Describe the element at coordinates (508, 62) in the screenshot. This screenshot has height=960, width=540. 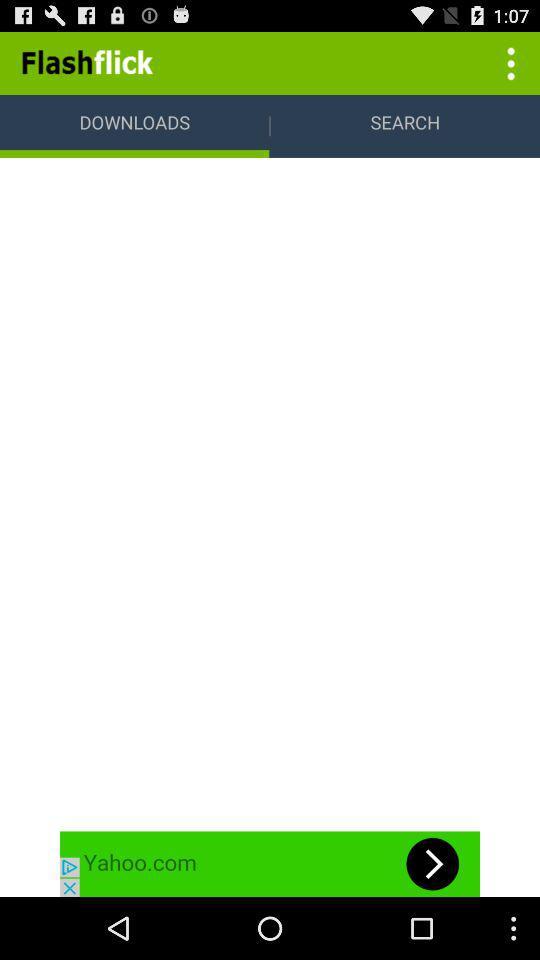
I see `more options` at that location.